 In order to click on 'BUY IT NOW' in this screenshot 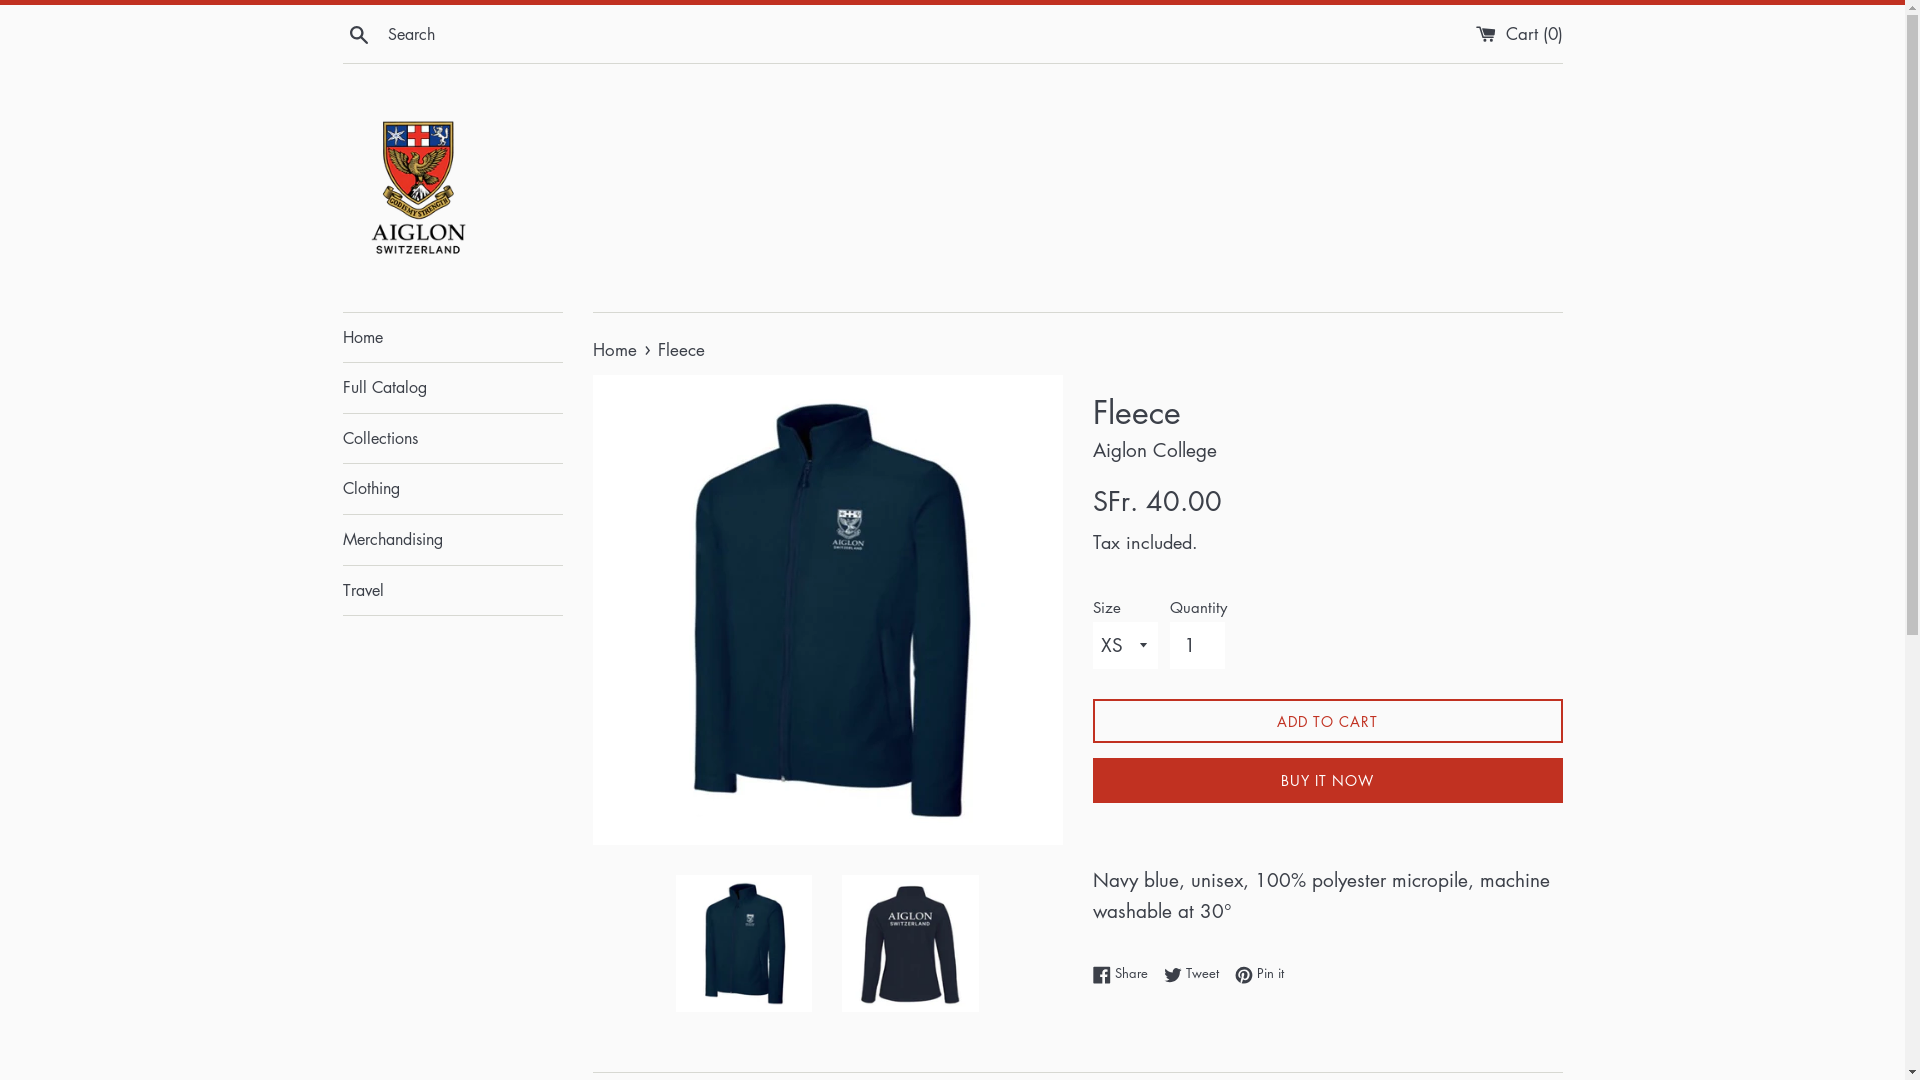, I will do `click(1326, 779)`.